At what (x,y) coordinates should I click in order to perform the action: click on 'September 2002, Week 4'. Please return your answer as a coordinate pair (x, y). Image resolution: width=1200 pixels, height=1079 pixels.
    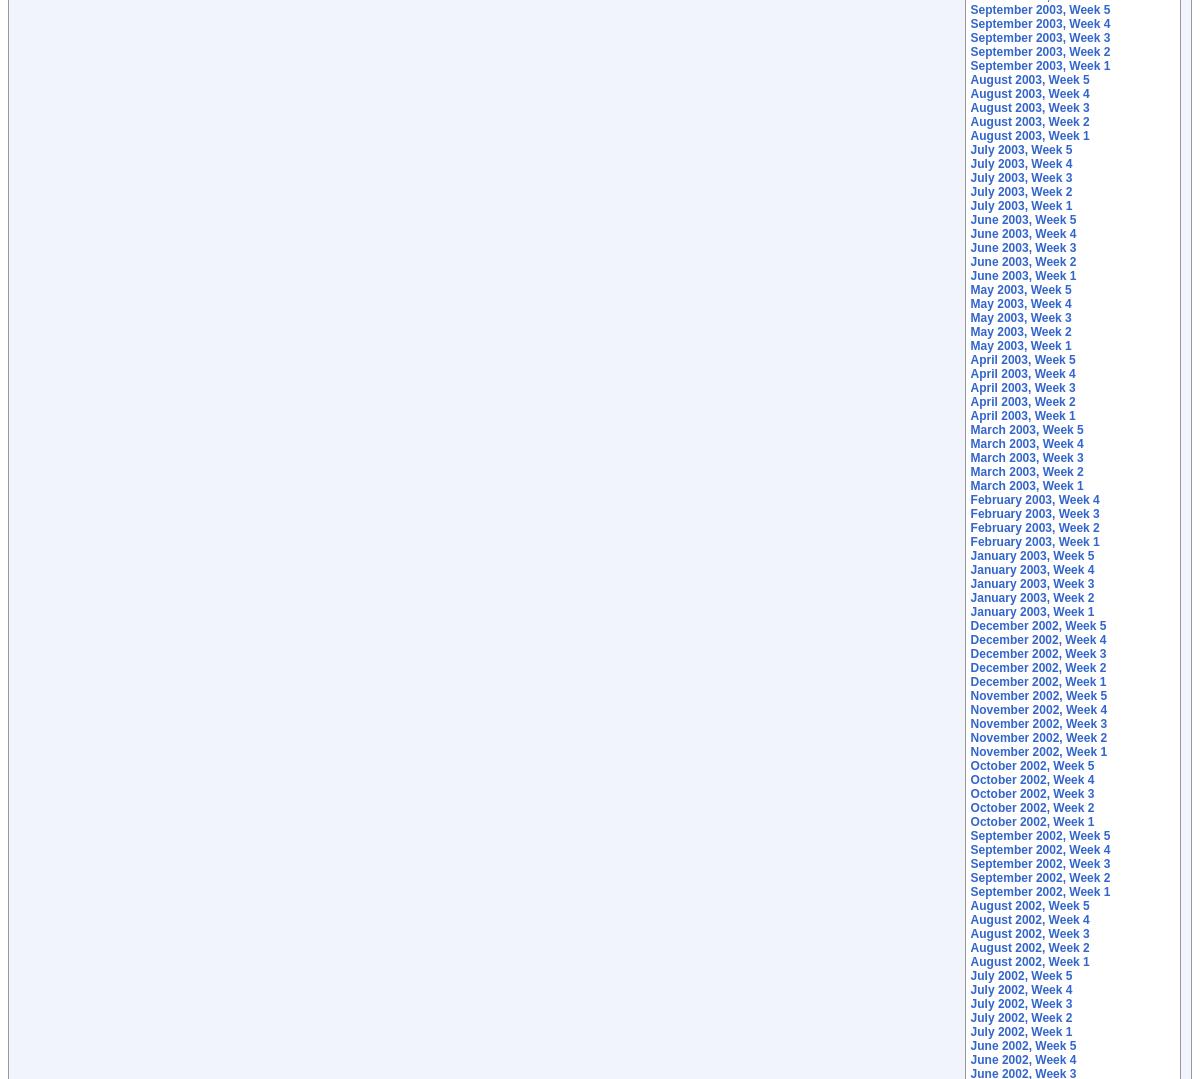
    Looking at the image, I should click on (969, 850).